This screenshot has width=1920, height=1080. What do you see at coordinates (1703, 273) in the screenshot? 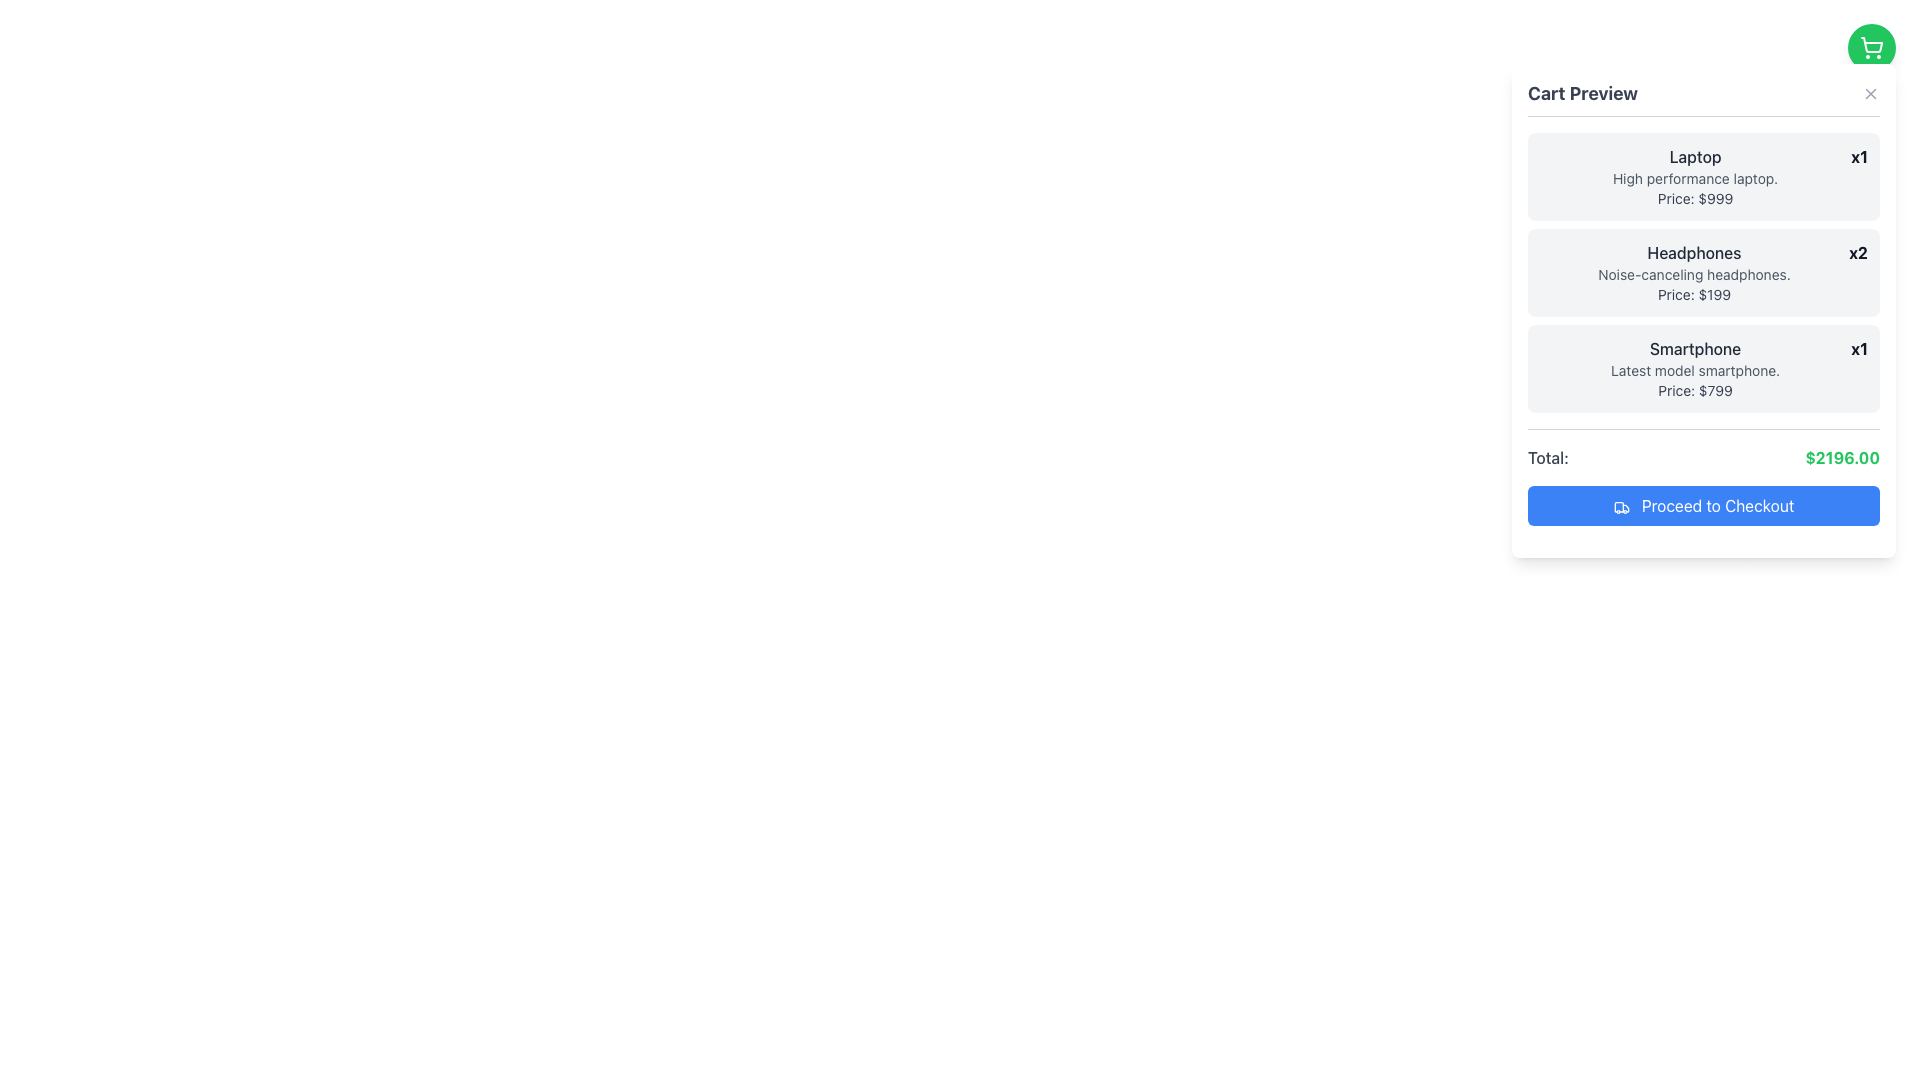
I see `text information from the second item in the shopping cart preview modal, which provides details about a specific item, including its name, description, price, and quantity` at bounding box center [1703, 273].